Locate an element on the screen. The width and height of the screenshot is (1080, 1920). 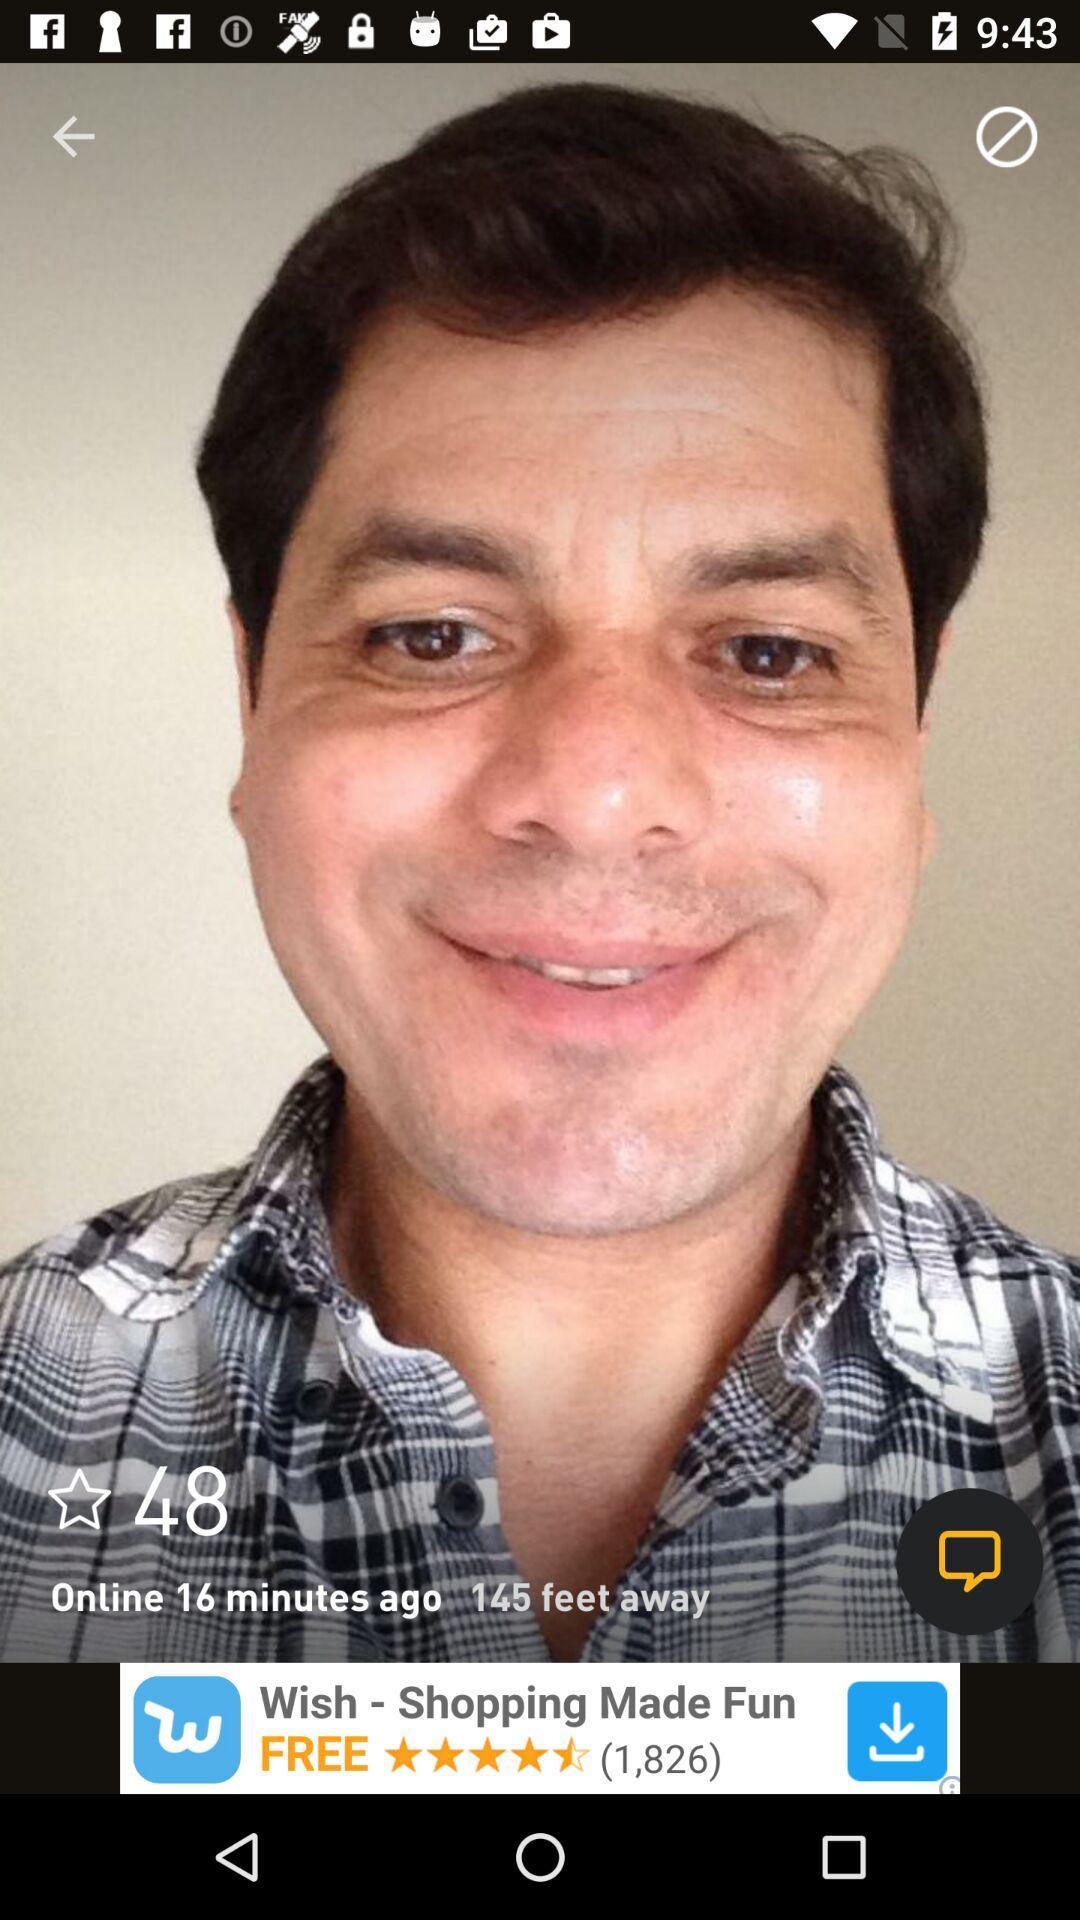
announcement is located at coordinates (540, 1727).